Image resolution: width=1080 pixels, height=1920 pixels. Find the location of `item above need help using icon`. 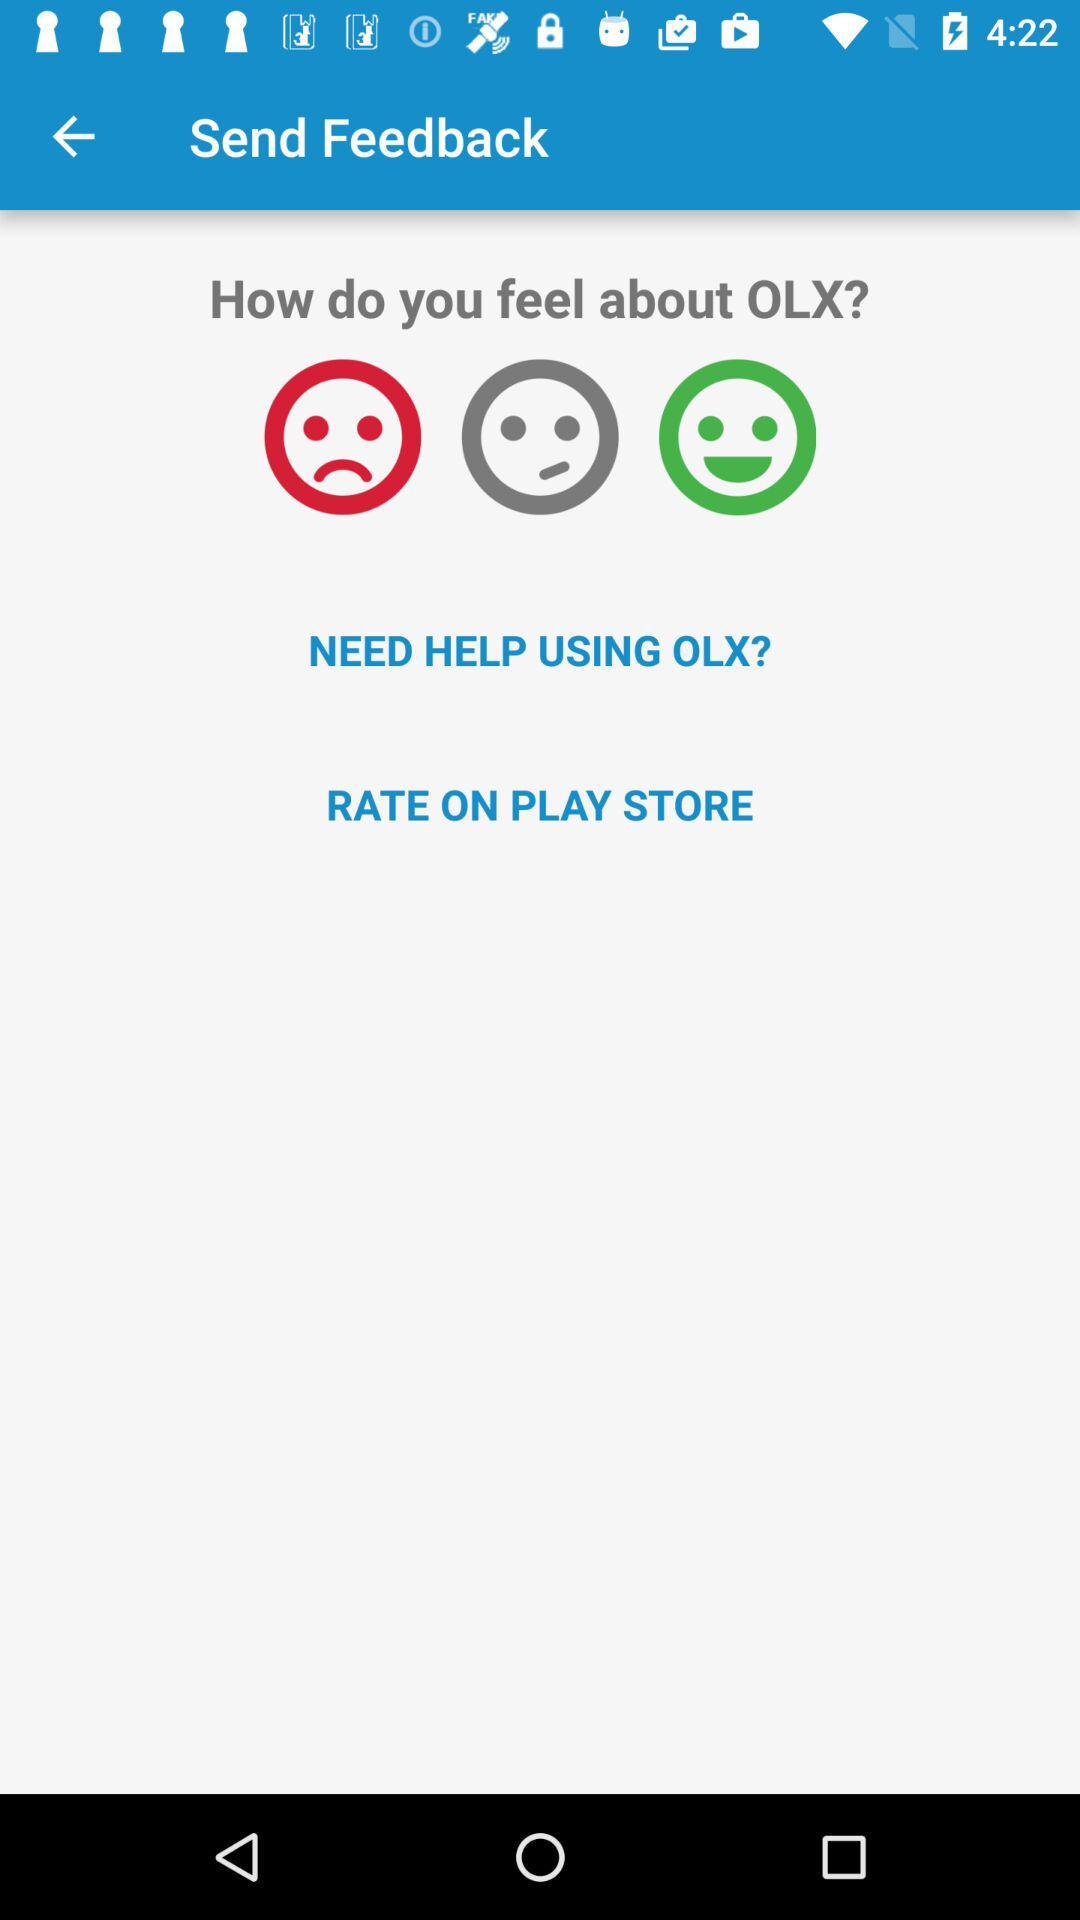

item above need help using icon is located at coordinates (540, 436).